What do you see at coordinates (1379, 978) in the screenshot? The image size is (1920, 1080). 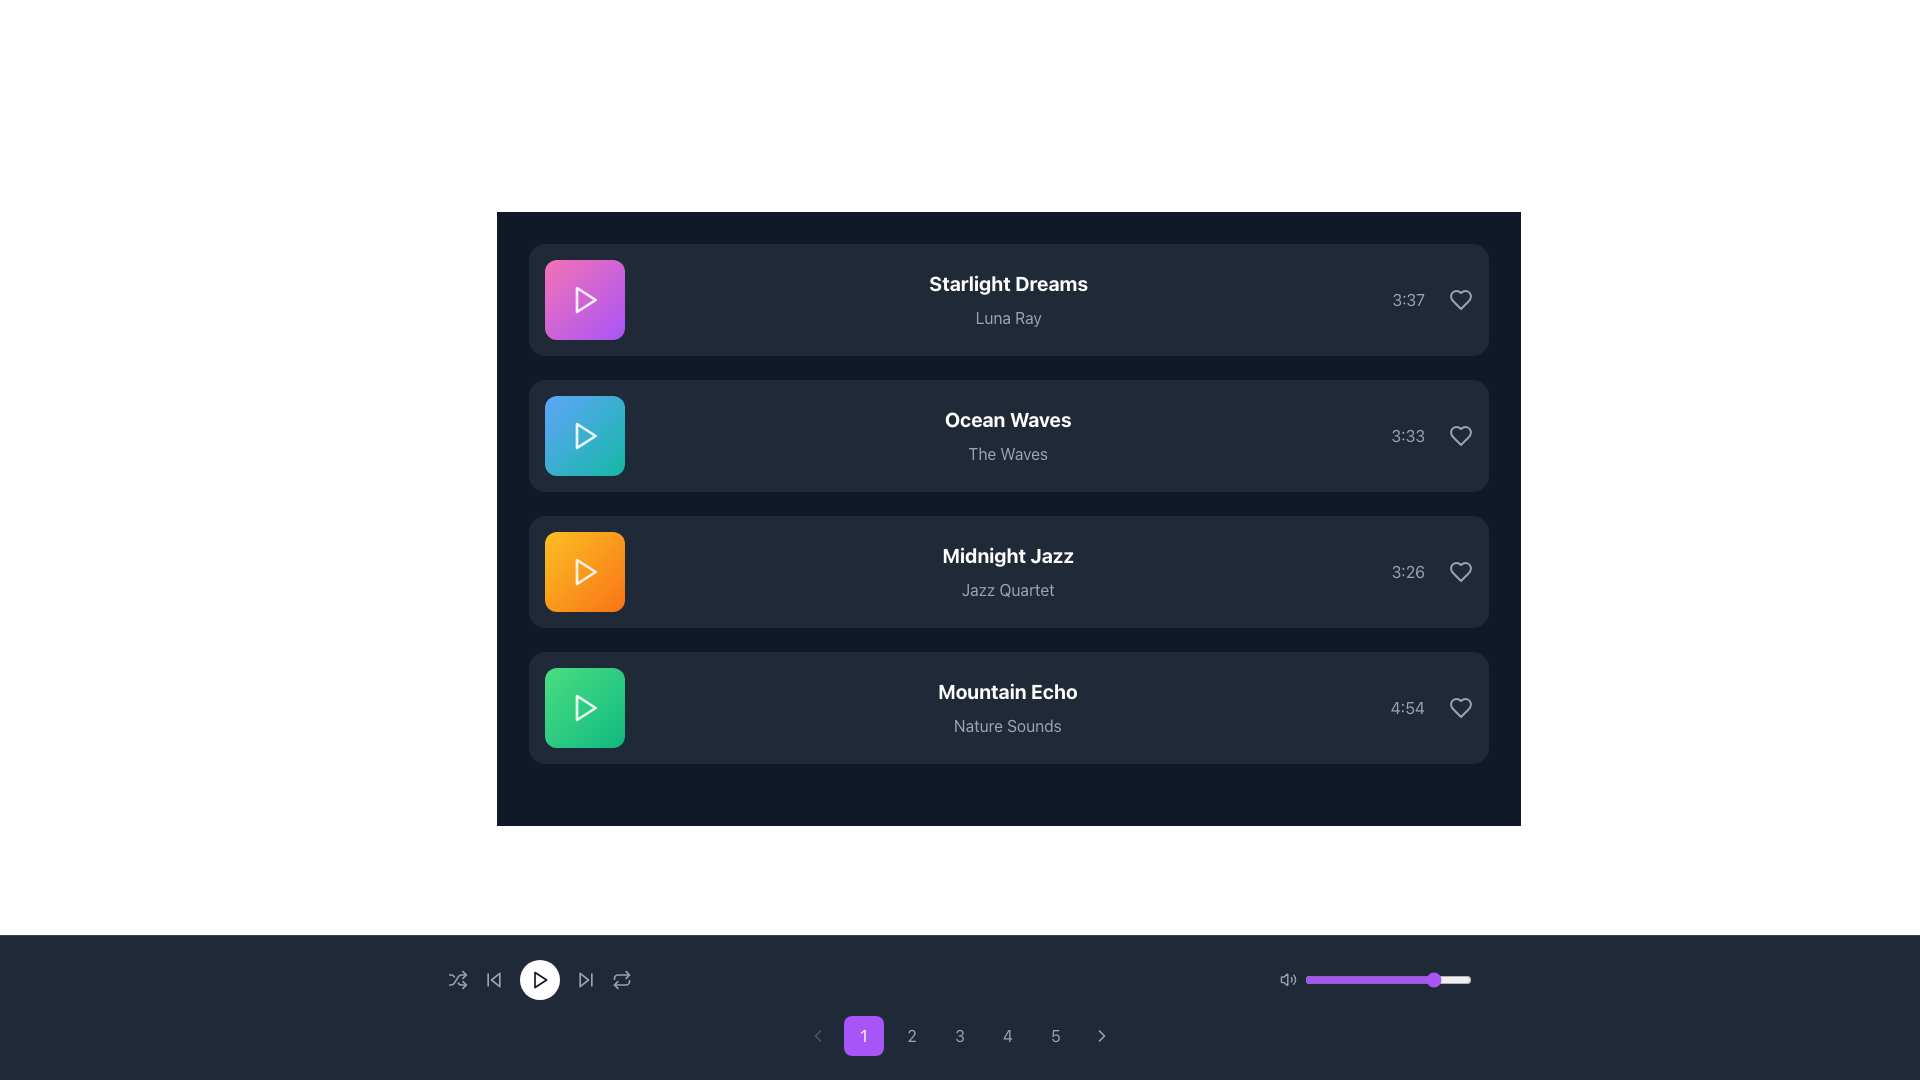 I see `the volume` at bounding box center [1379, 978].